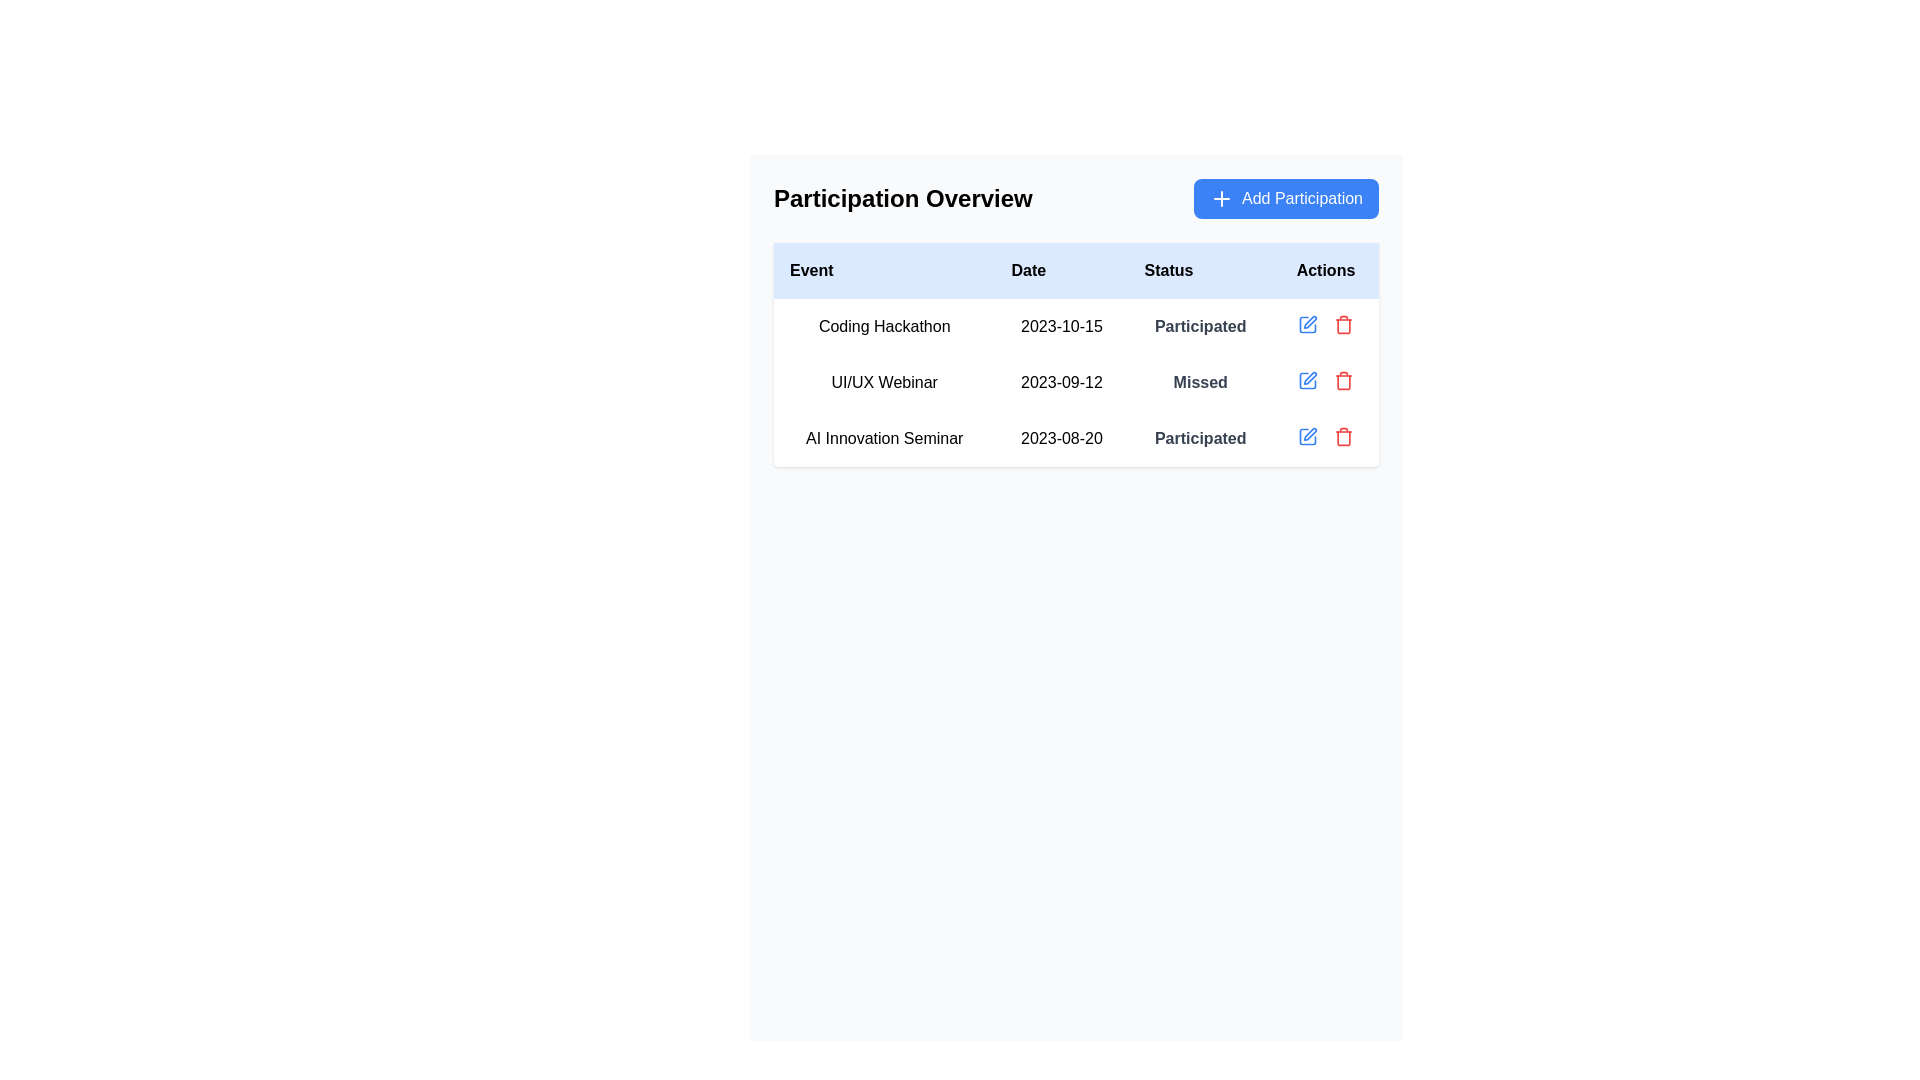  I want to click on the interactive edit icon, which is a small blue square icon located in the 'Actions' column of the data table for the 'UI/UX Webinar' entry, so click(1307, 435).